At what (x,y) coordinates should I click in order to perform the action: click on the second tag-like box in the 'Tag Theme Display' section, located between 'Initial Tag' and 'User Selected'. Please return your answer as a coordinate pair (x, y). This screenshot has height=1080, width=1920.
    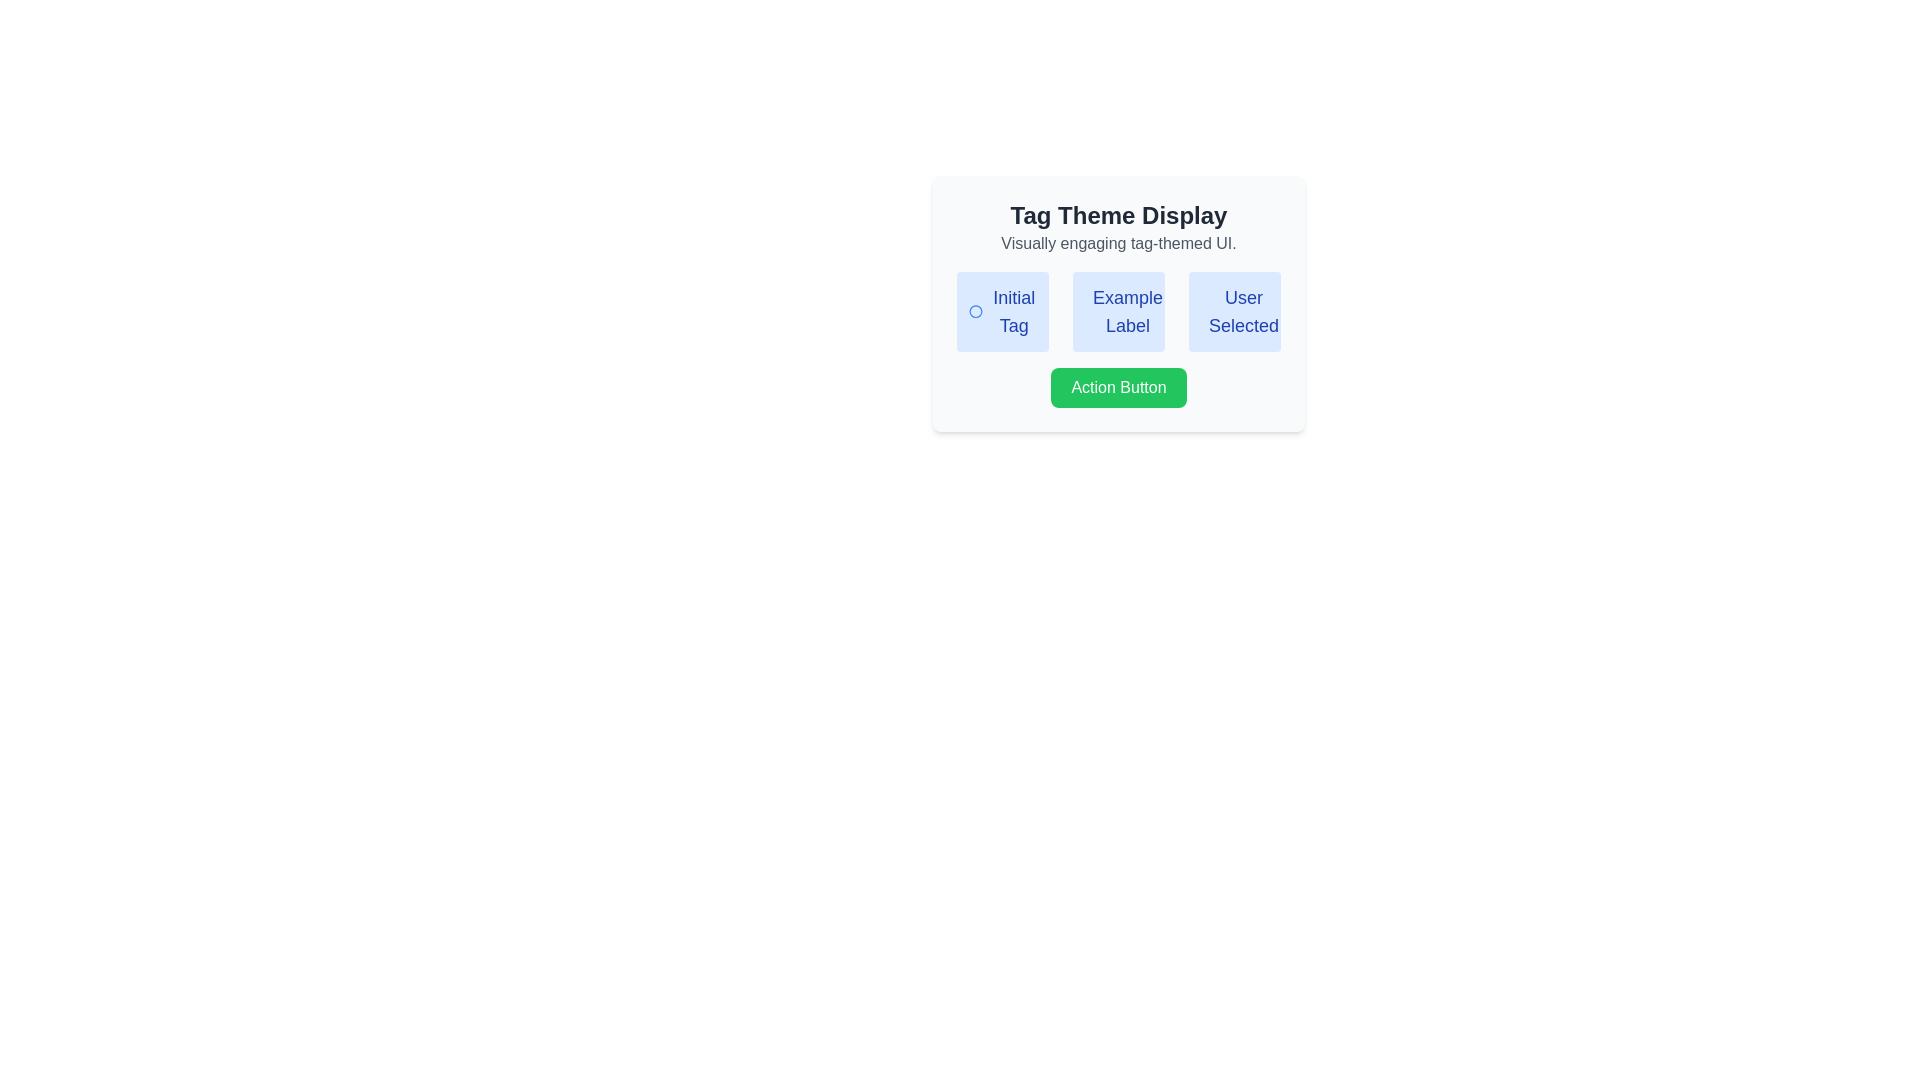
    Looking at the image, I should click on (1117, 312).